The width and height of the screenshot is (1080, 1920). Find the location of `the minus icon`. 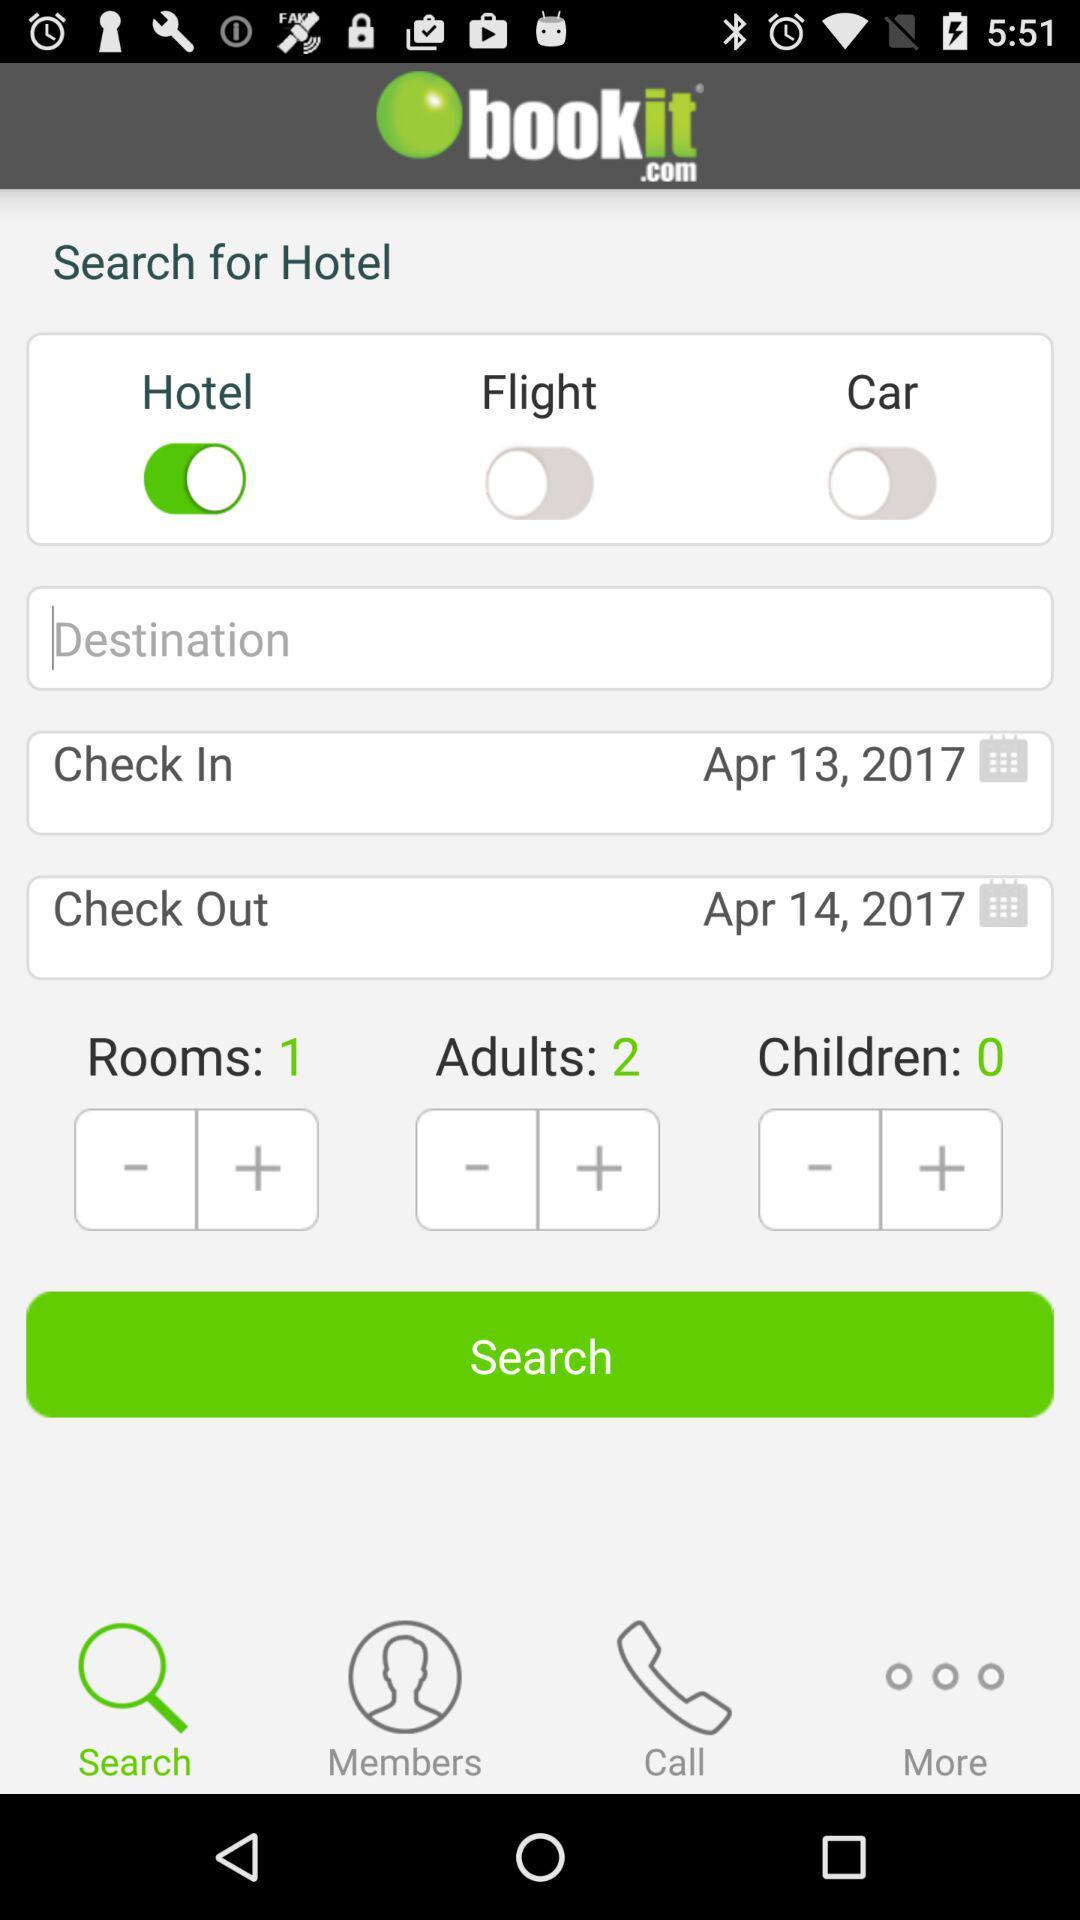

the minus icon is located at coordinates (819, 1250).